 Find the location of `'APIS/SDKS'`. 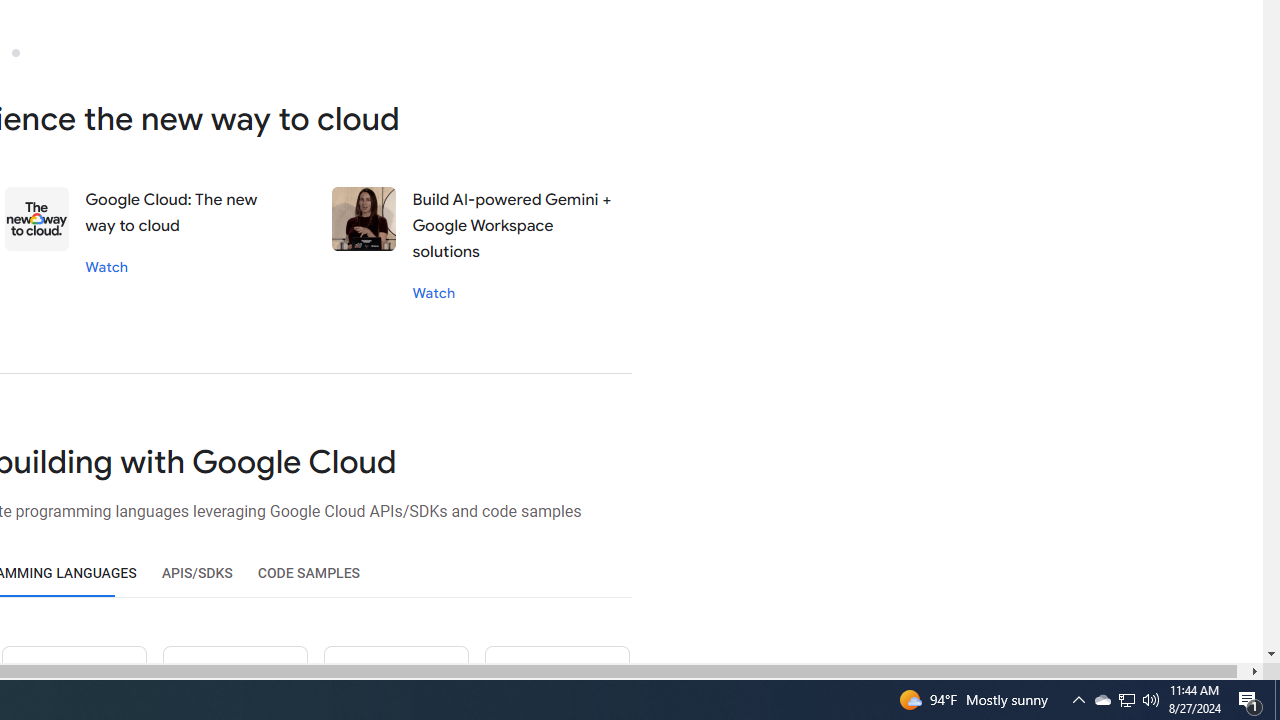

'APIS/SDKS' is located at coordinates (197, 573).